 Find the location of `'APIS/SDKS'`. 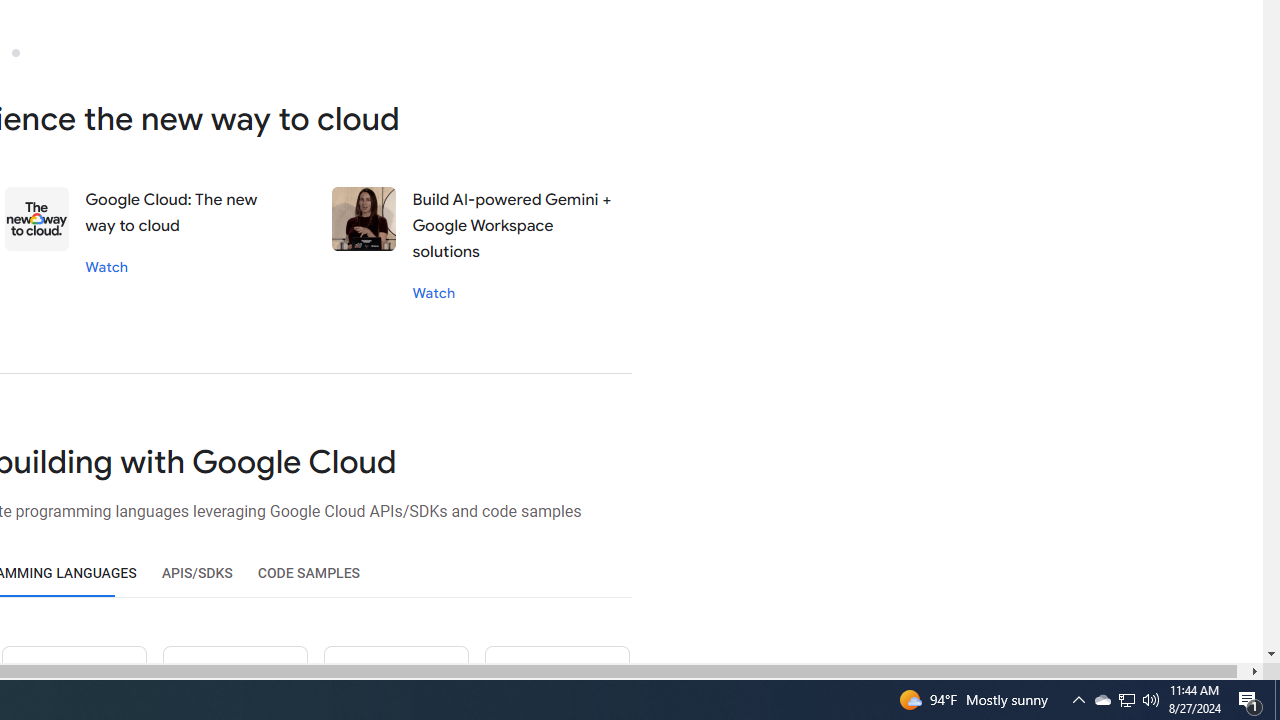

'APIS/SDKS' is located at coordinates (197, 573).